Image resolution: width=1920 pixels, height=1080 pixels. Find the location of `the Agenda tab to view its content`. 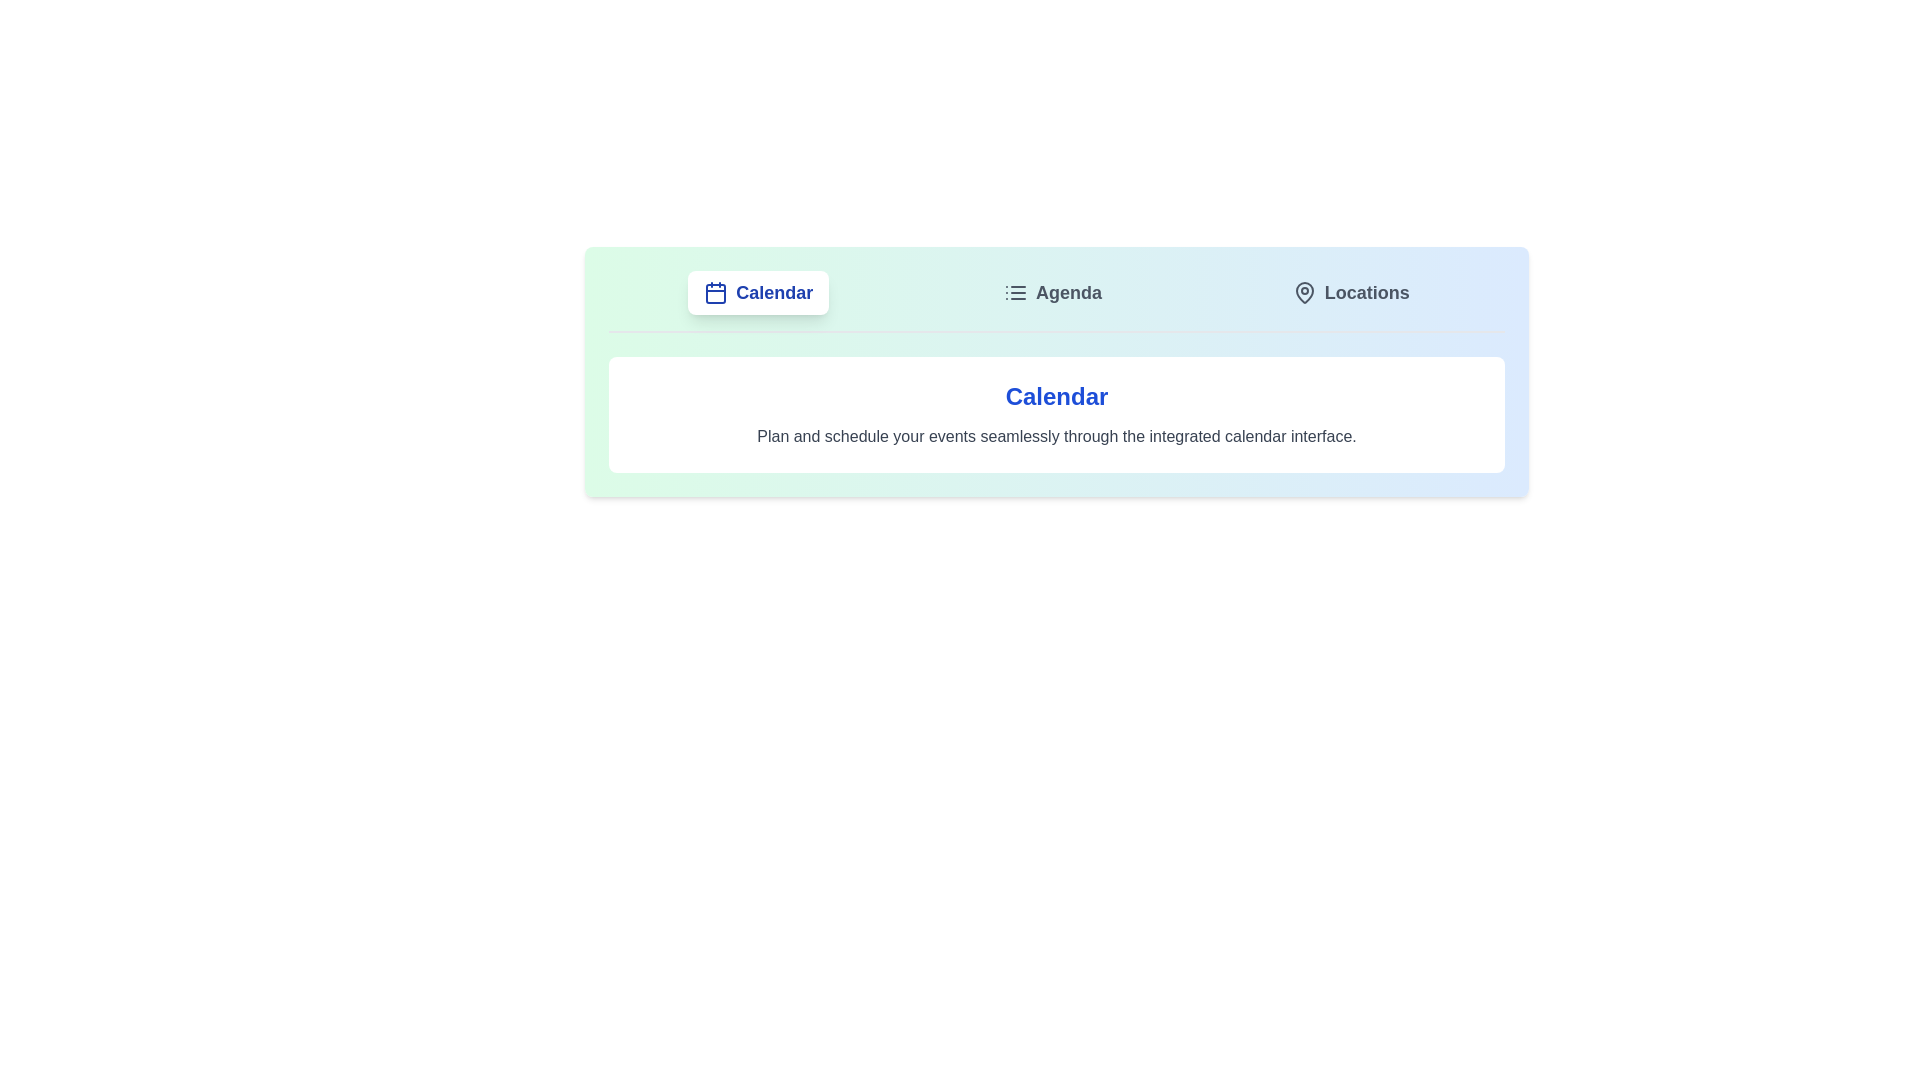

the Agenda tab to view its content is located at coordinates (1051, 293).